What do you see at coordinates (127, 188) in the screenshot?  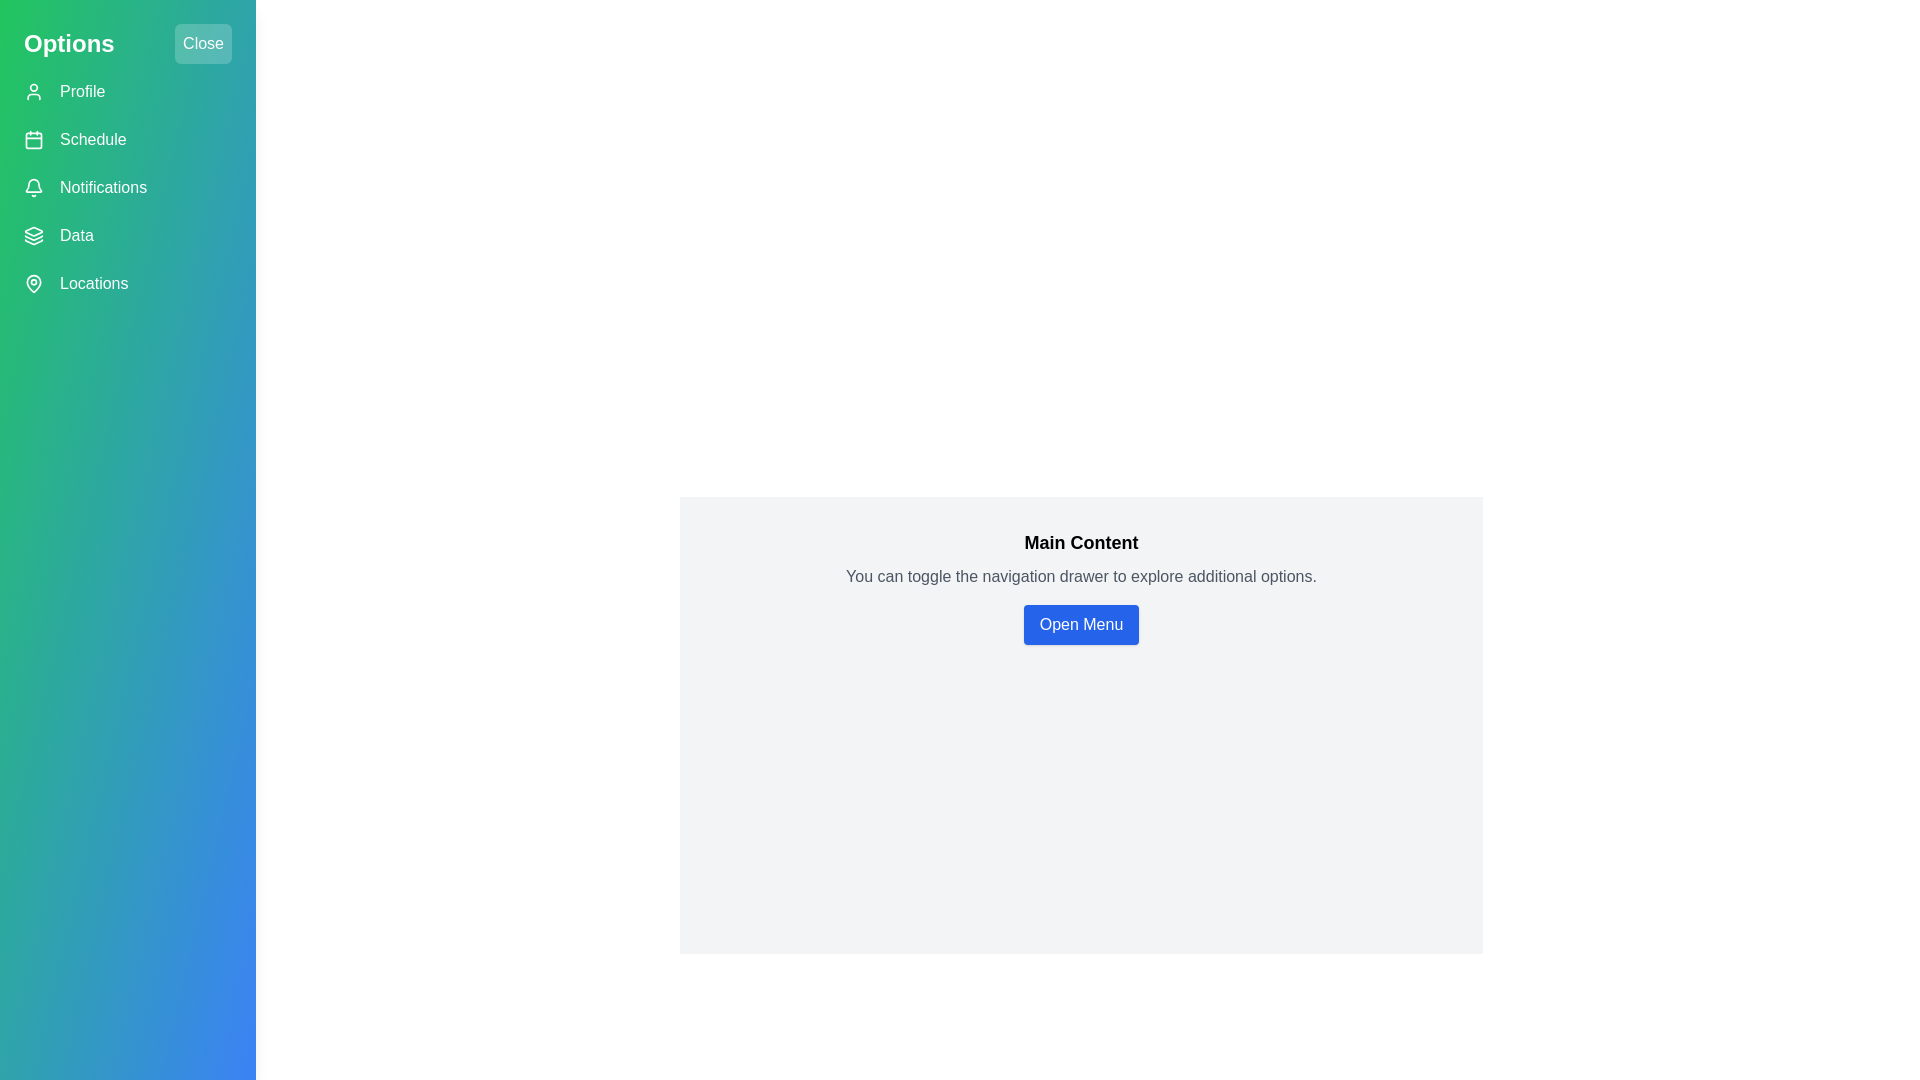 I see `the Notifications button in the navigation menu` at bounding box center [127, 188].